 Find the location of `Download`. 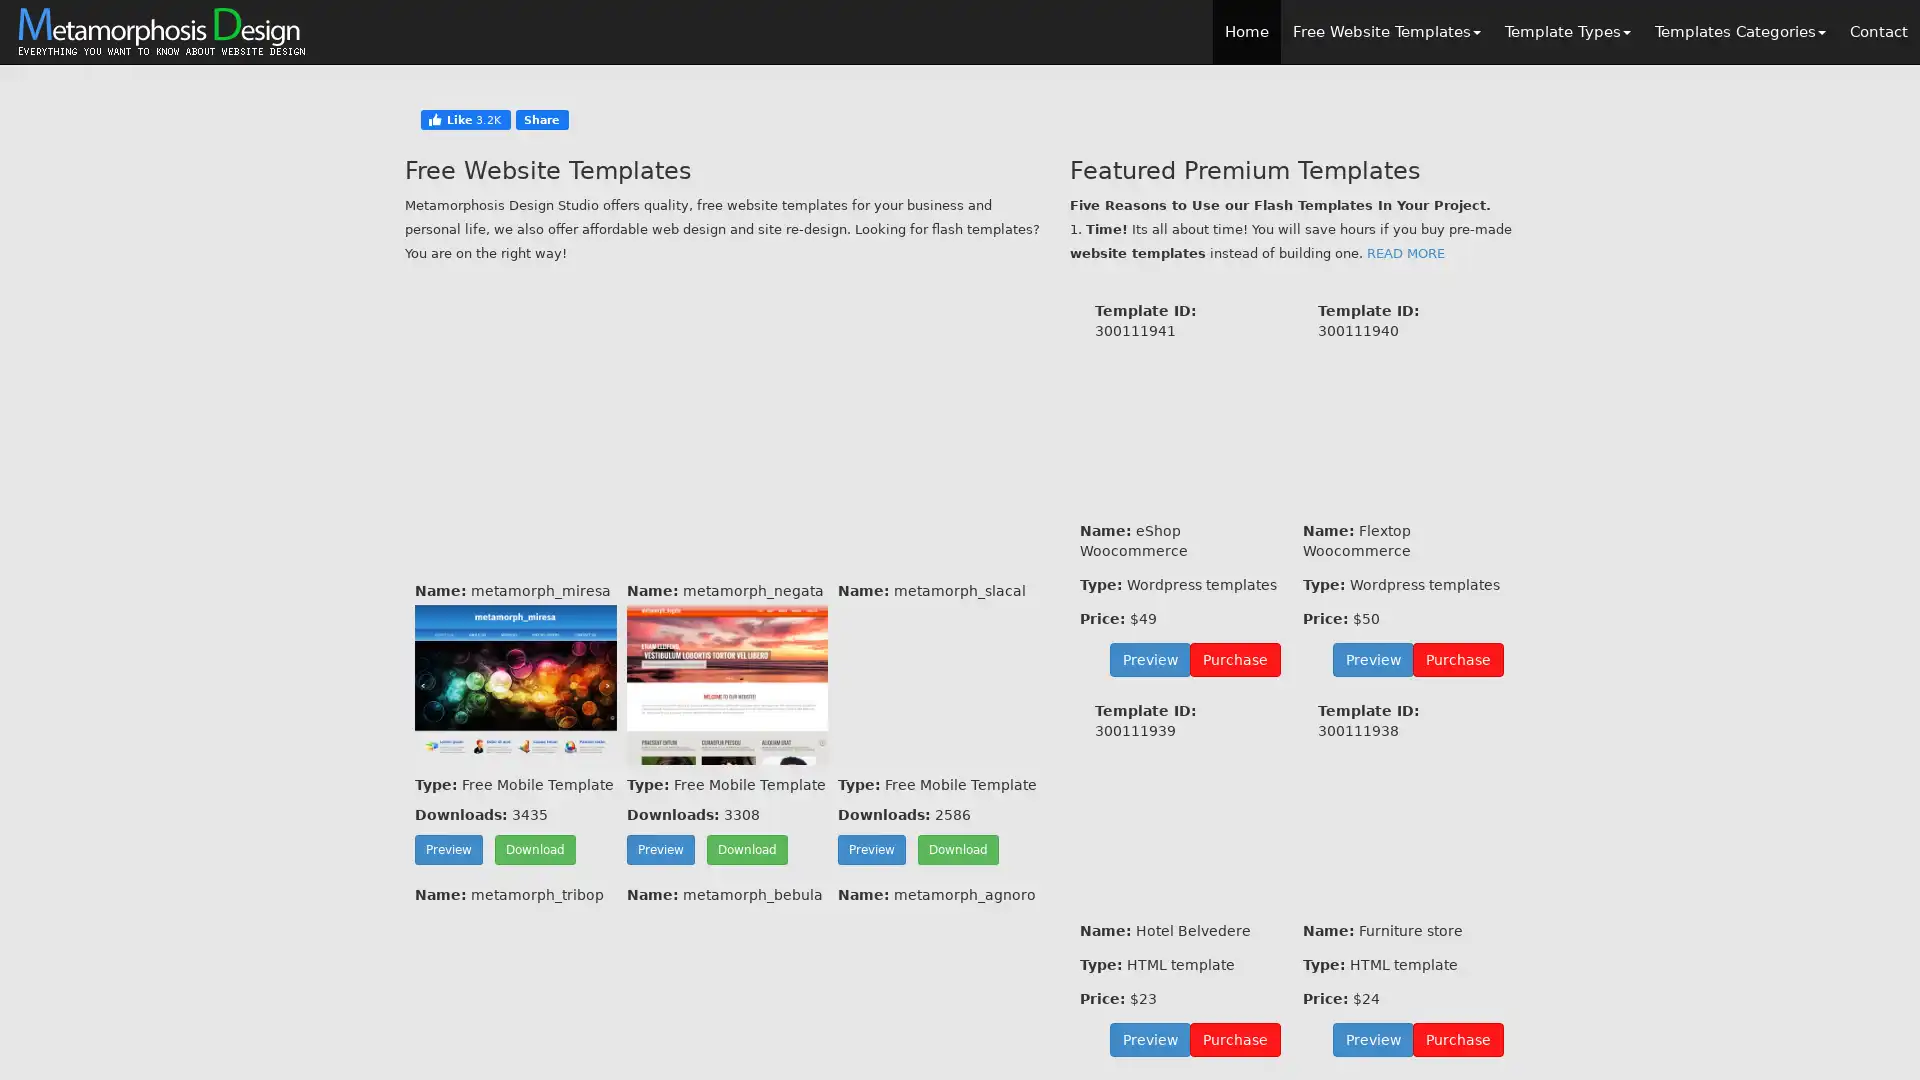

Download is located at coordinates (957, 849).